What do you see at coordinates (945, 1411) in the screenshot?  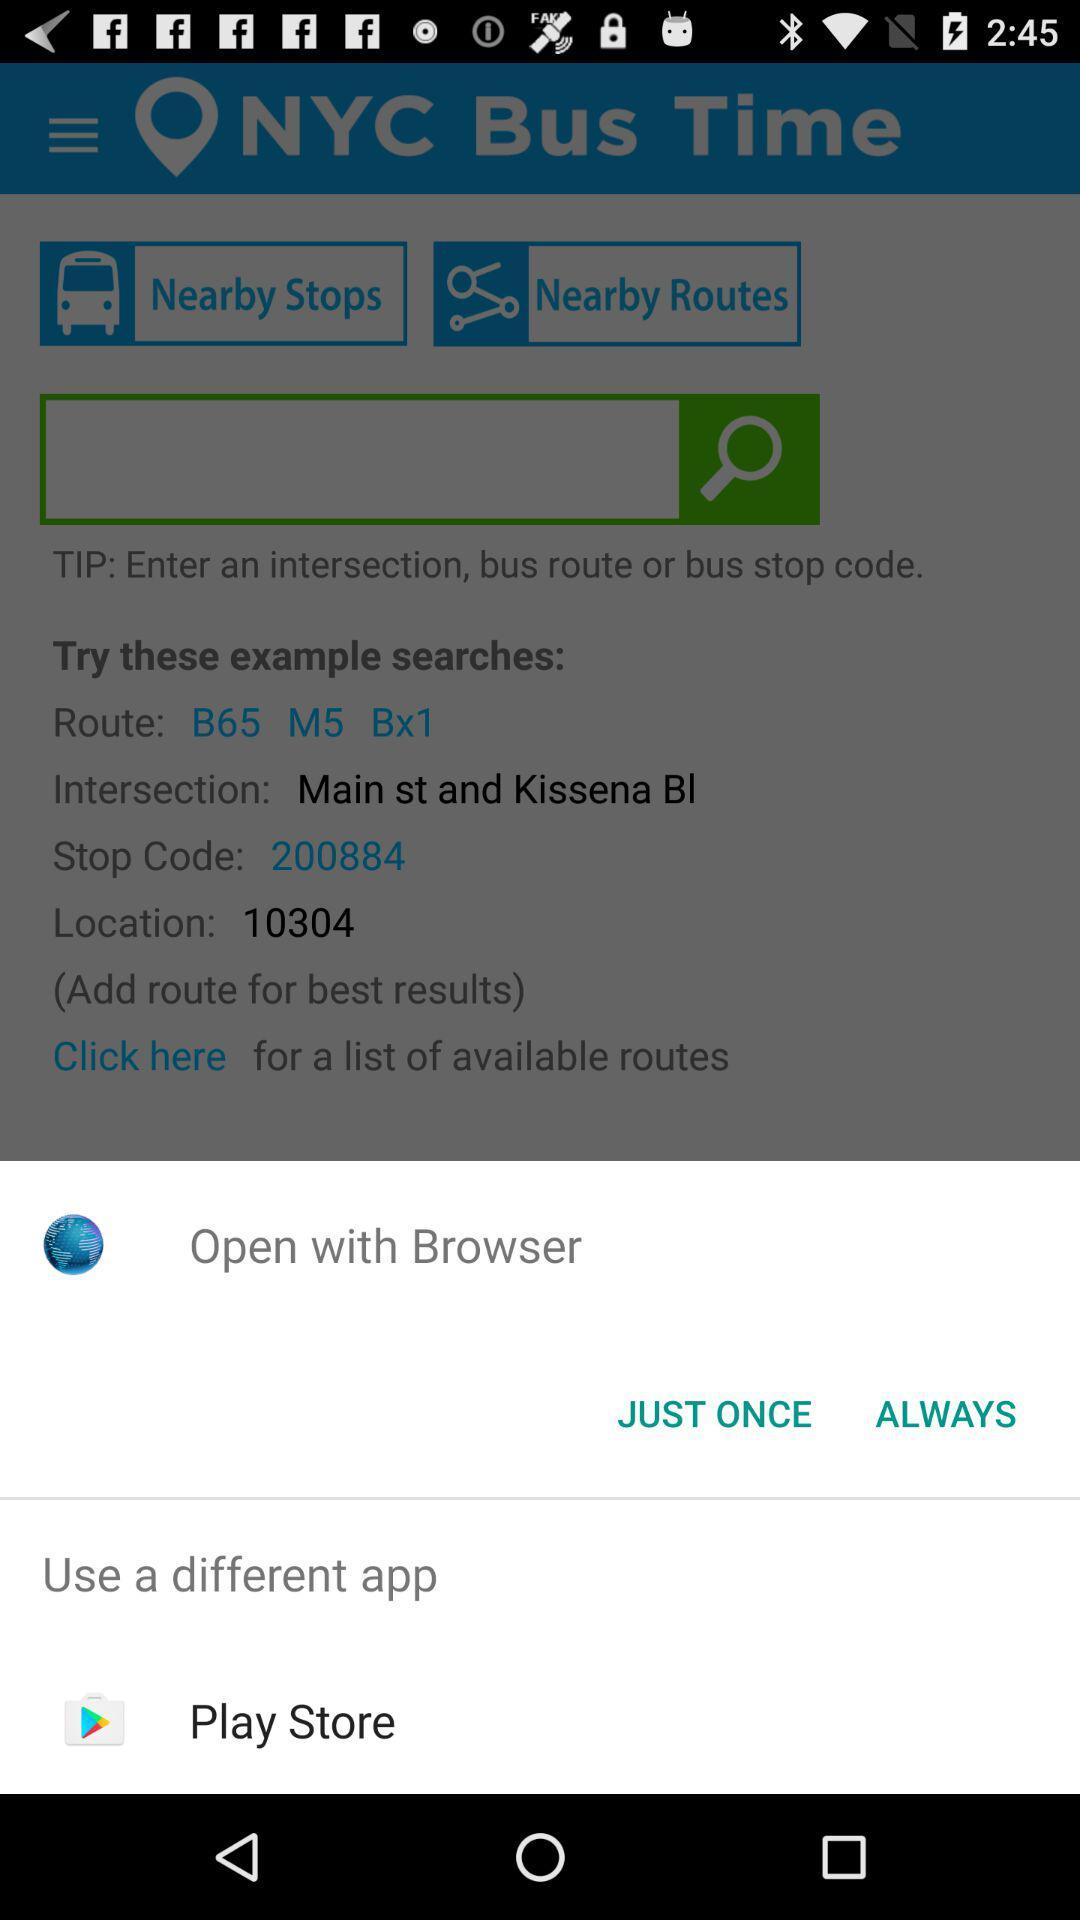 I see `icon next to the just once button` at bounding box center [945, 1411].